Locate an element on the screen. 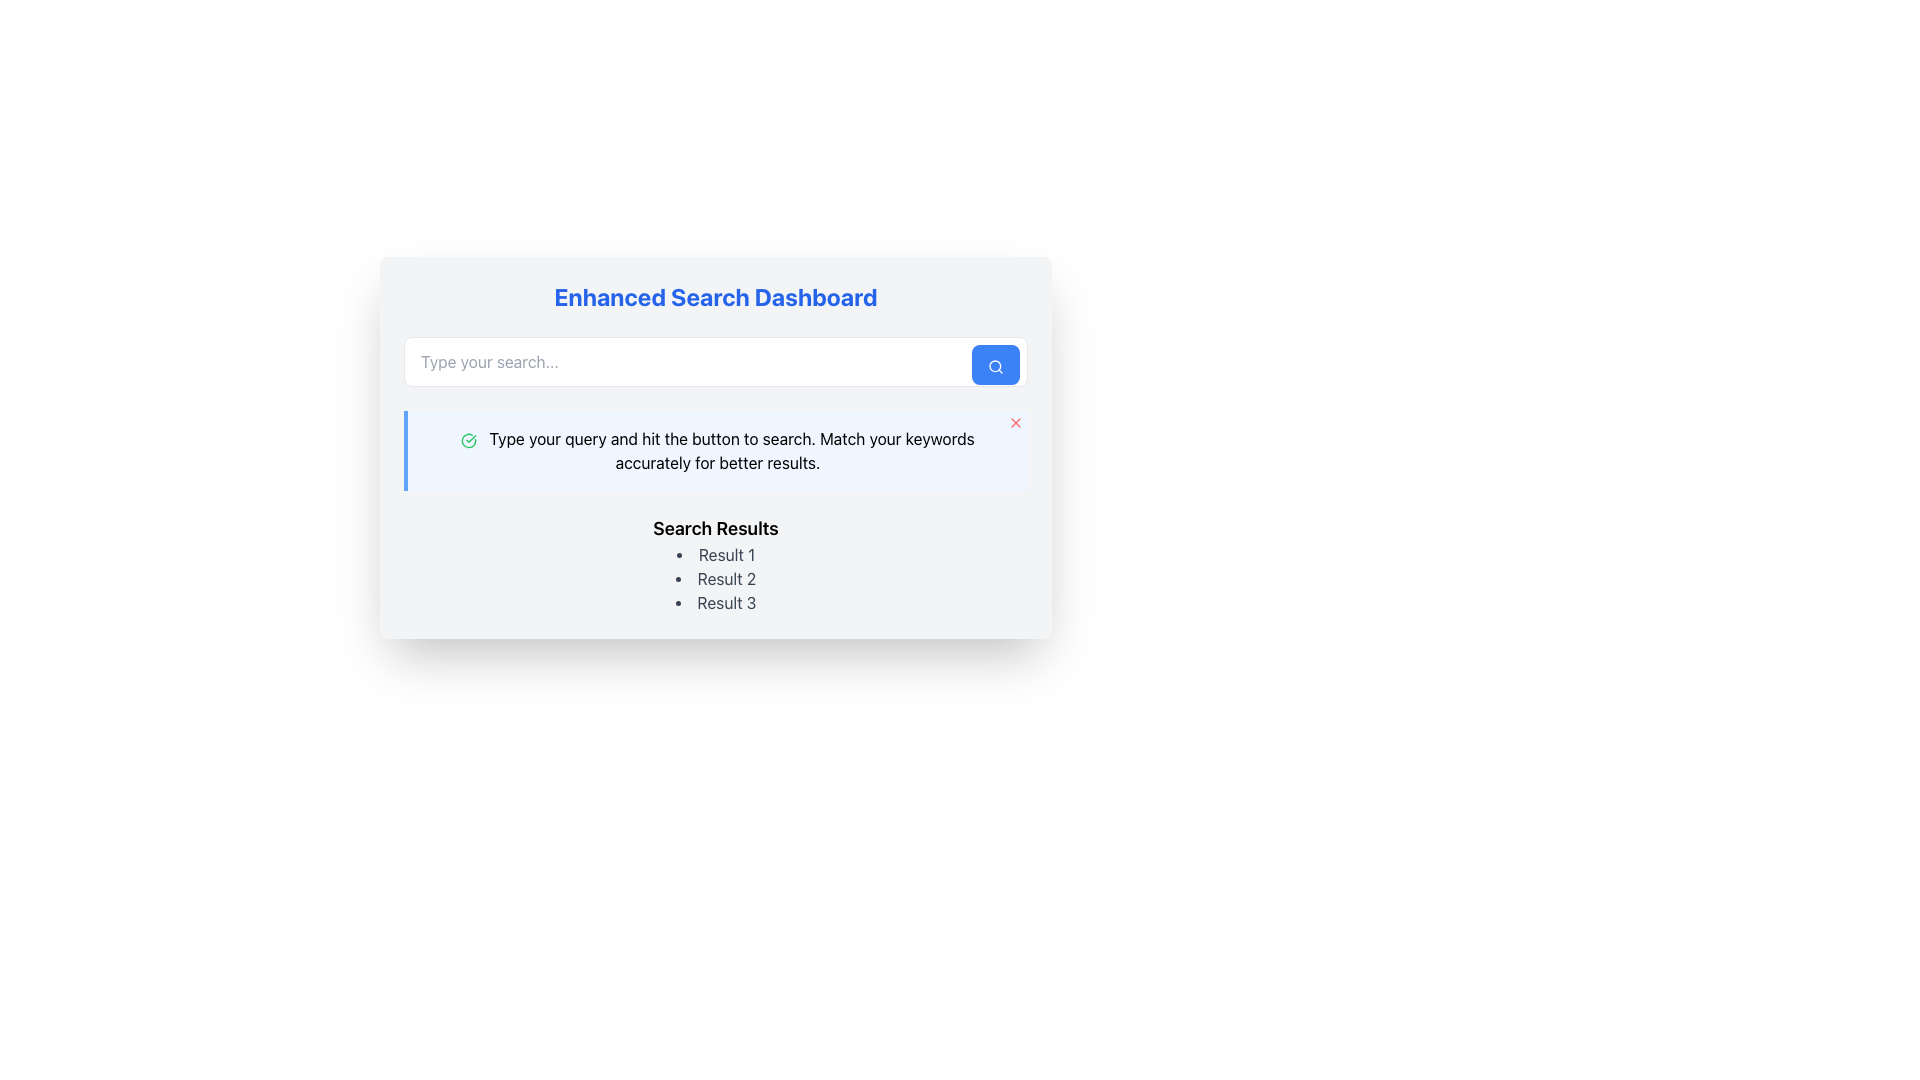 Image resolution: width=1920 pixels, height=1080 pixels. the magnifying glass icon in the top-right corner of the text input box to initiate a search in the 'Enhanced Search Dashboard' is located at coordinates (996, 366).